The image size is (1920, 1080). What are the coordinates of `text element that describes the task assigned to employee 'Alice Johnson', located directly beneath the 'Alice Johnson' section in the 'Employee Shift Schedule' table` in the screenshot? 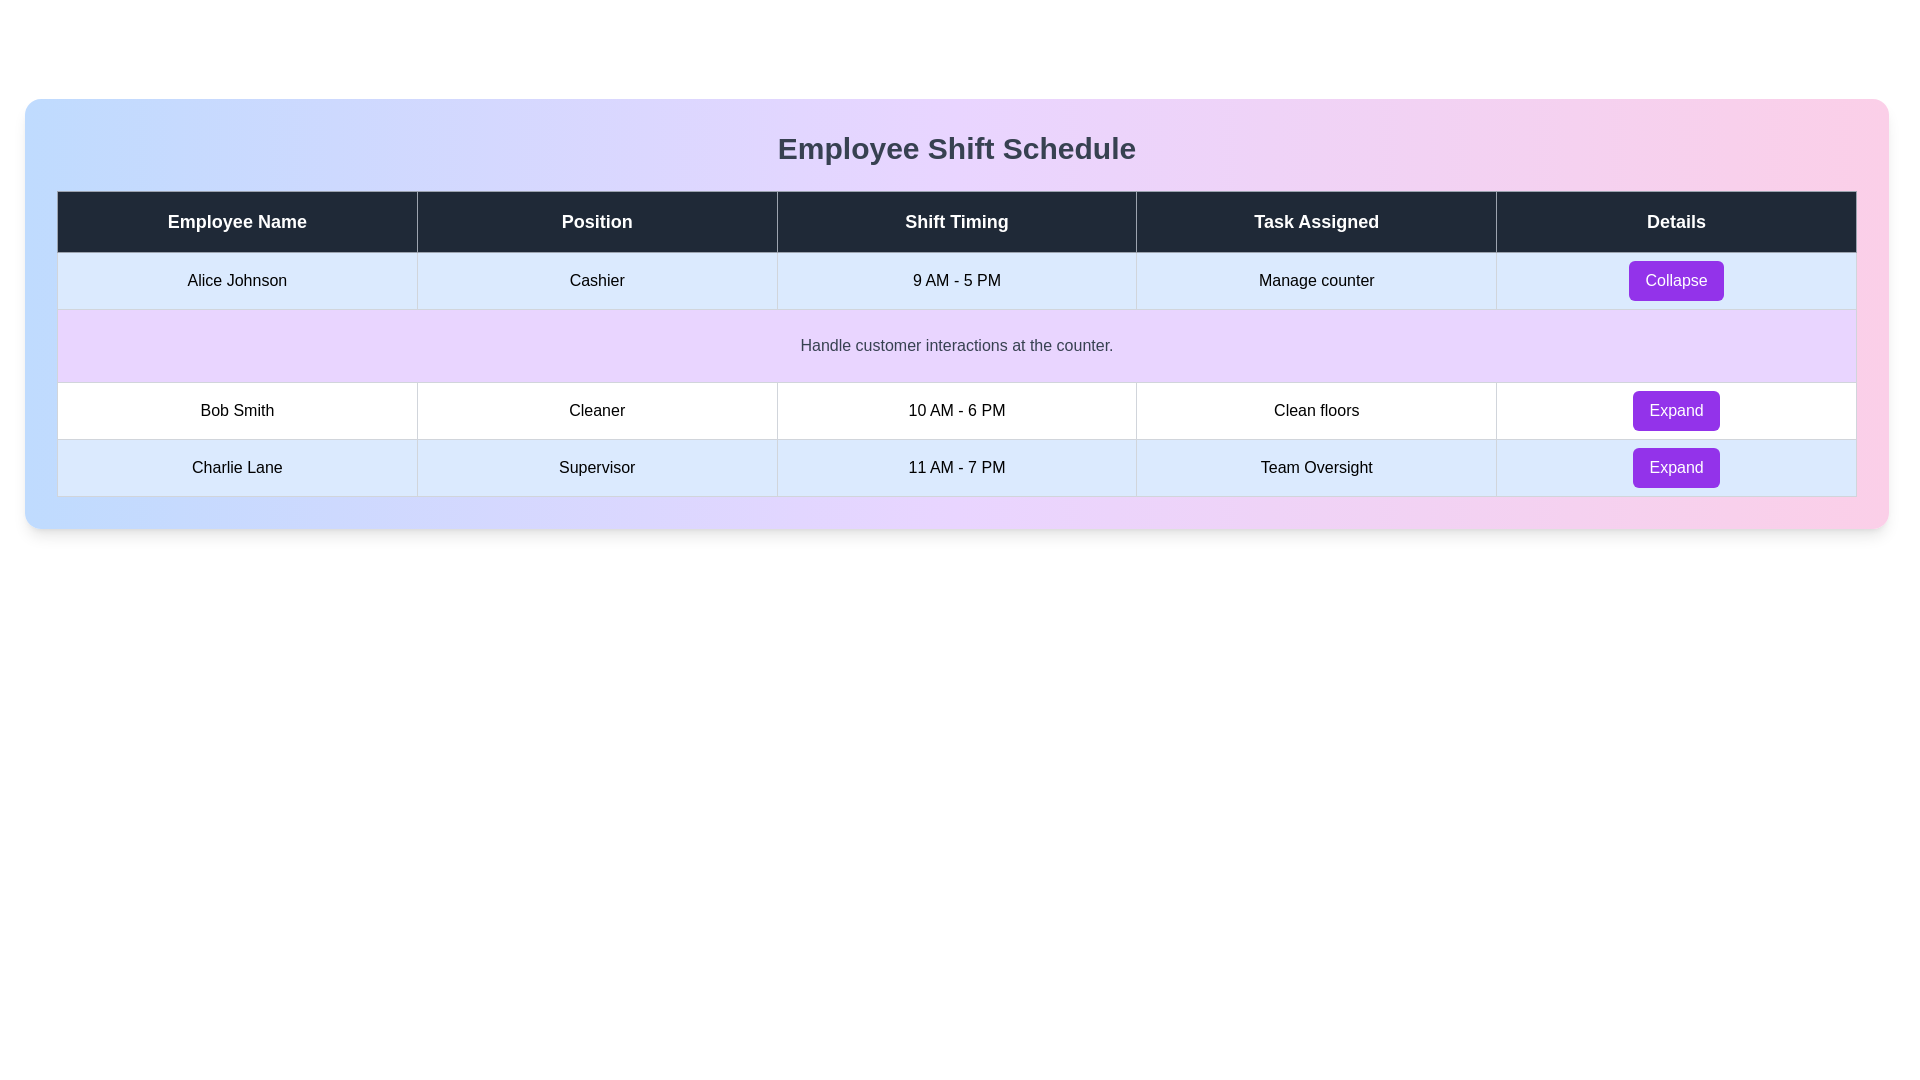 It's located at (955, 345).